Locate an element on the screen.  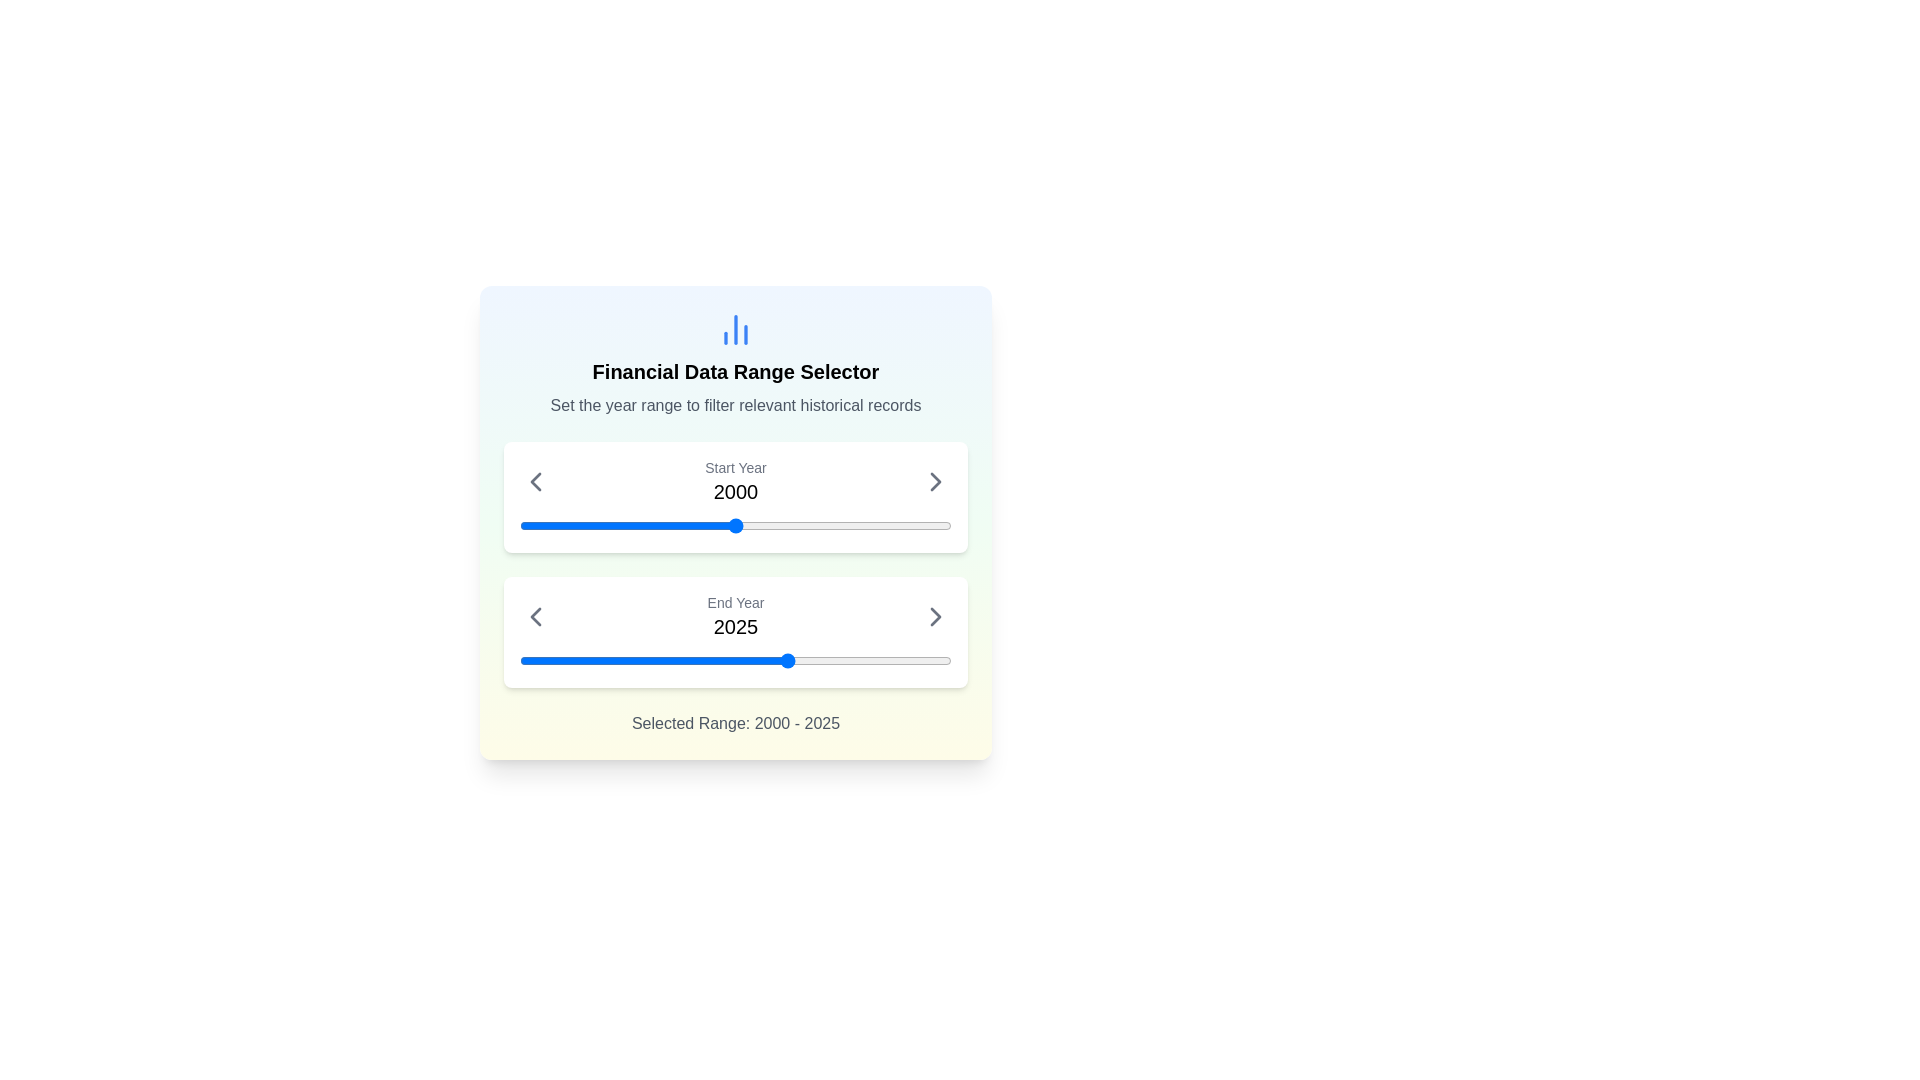
the year is located at coordinates (568, 660).